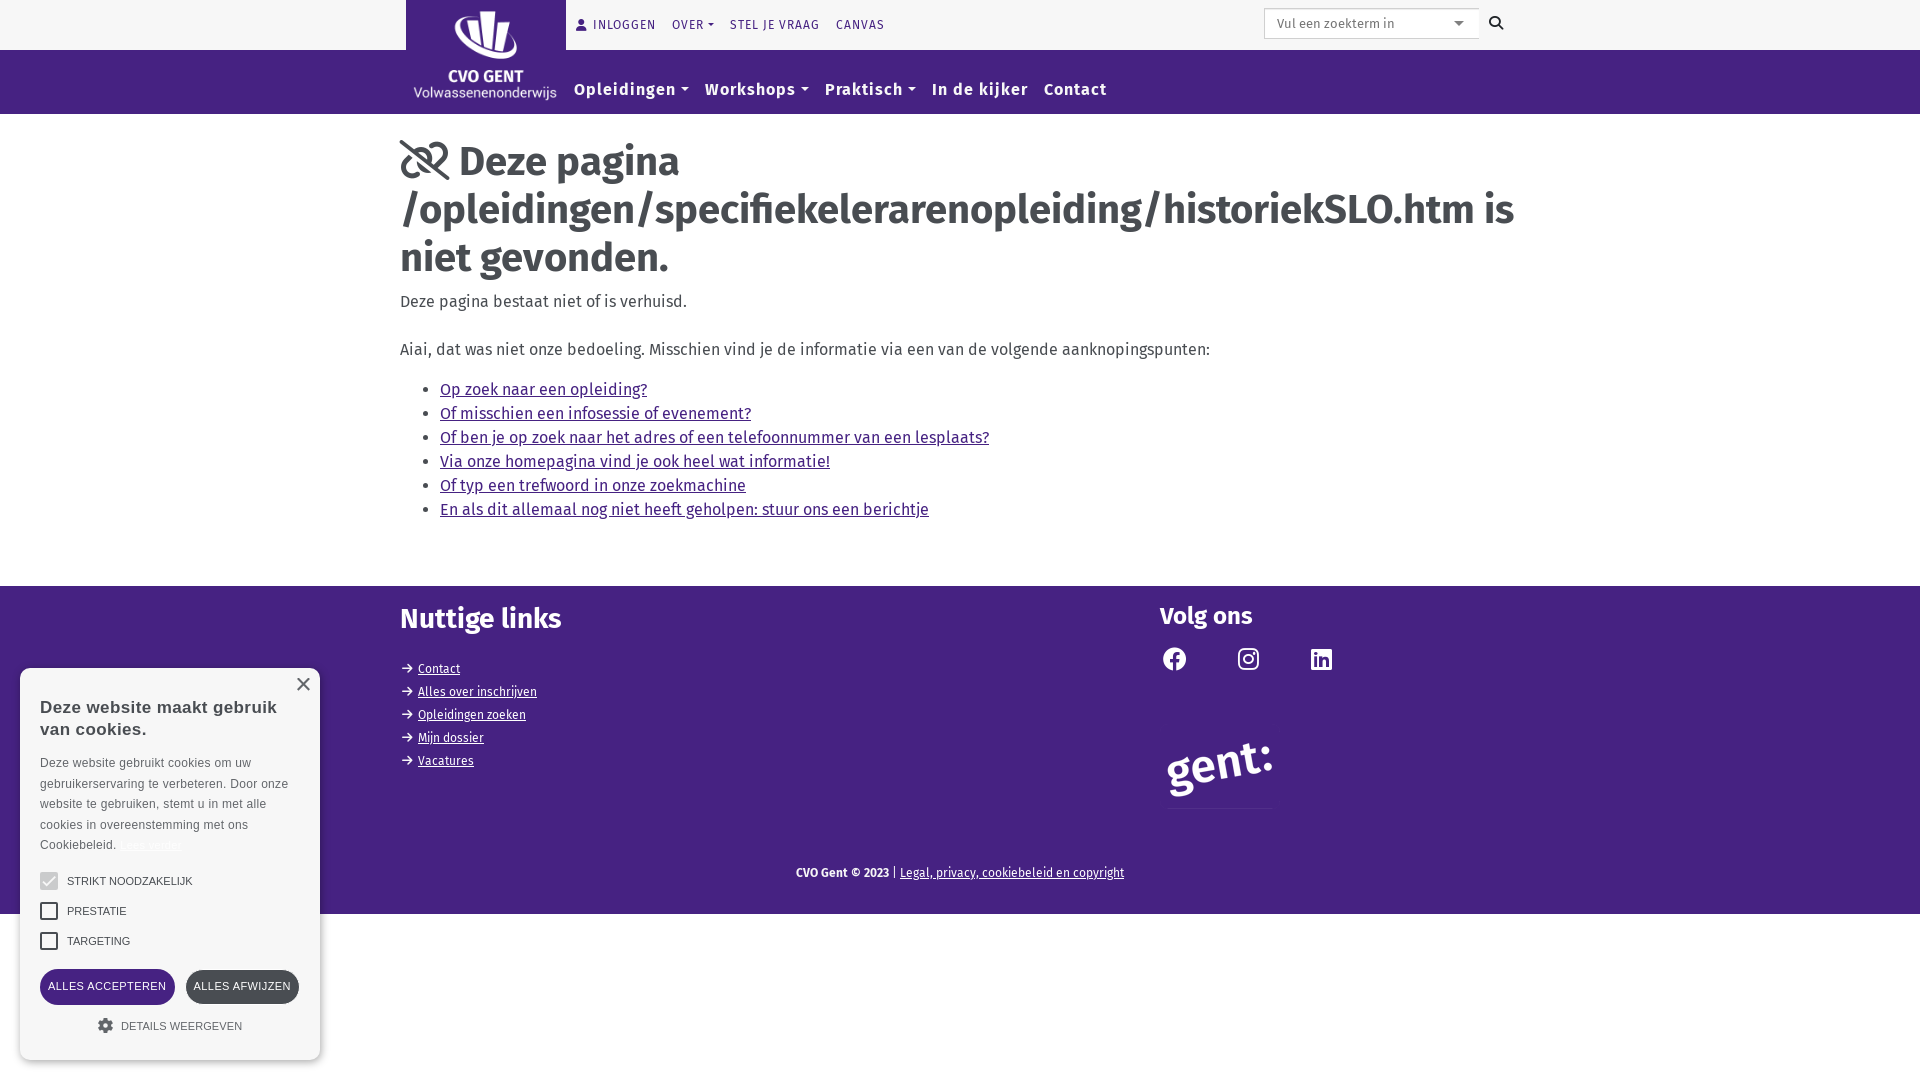 The image size is (1920, 1080). What do you see at coordinates (476, 690) in the screenshot?
I see `'Alles over inschrijven'` at bounding box center [476, 690].